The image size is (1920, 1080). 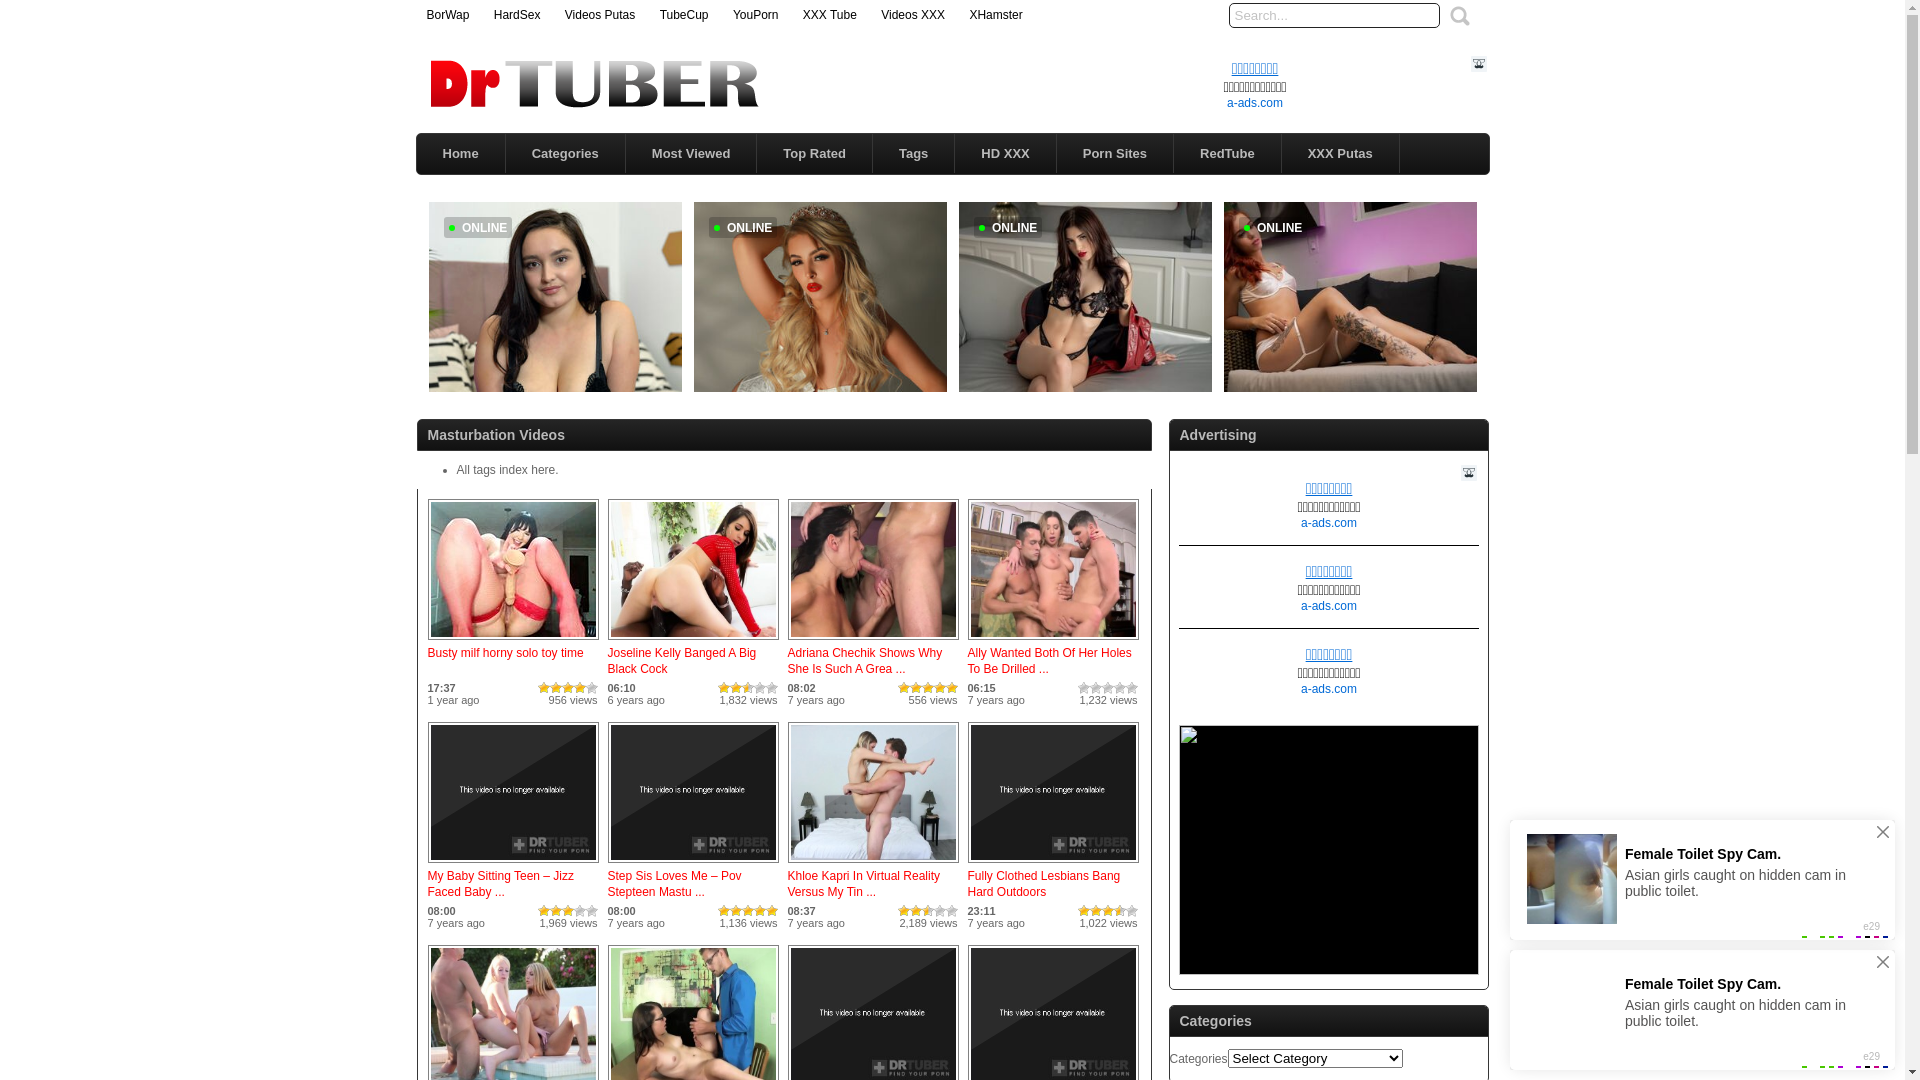 What do you see at coordinates (691, 152) in the screenshot?
I see `'Most Viewed'` at bounding box center [691, 152].